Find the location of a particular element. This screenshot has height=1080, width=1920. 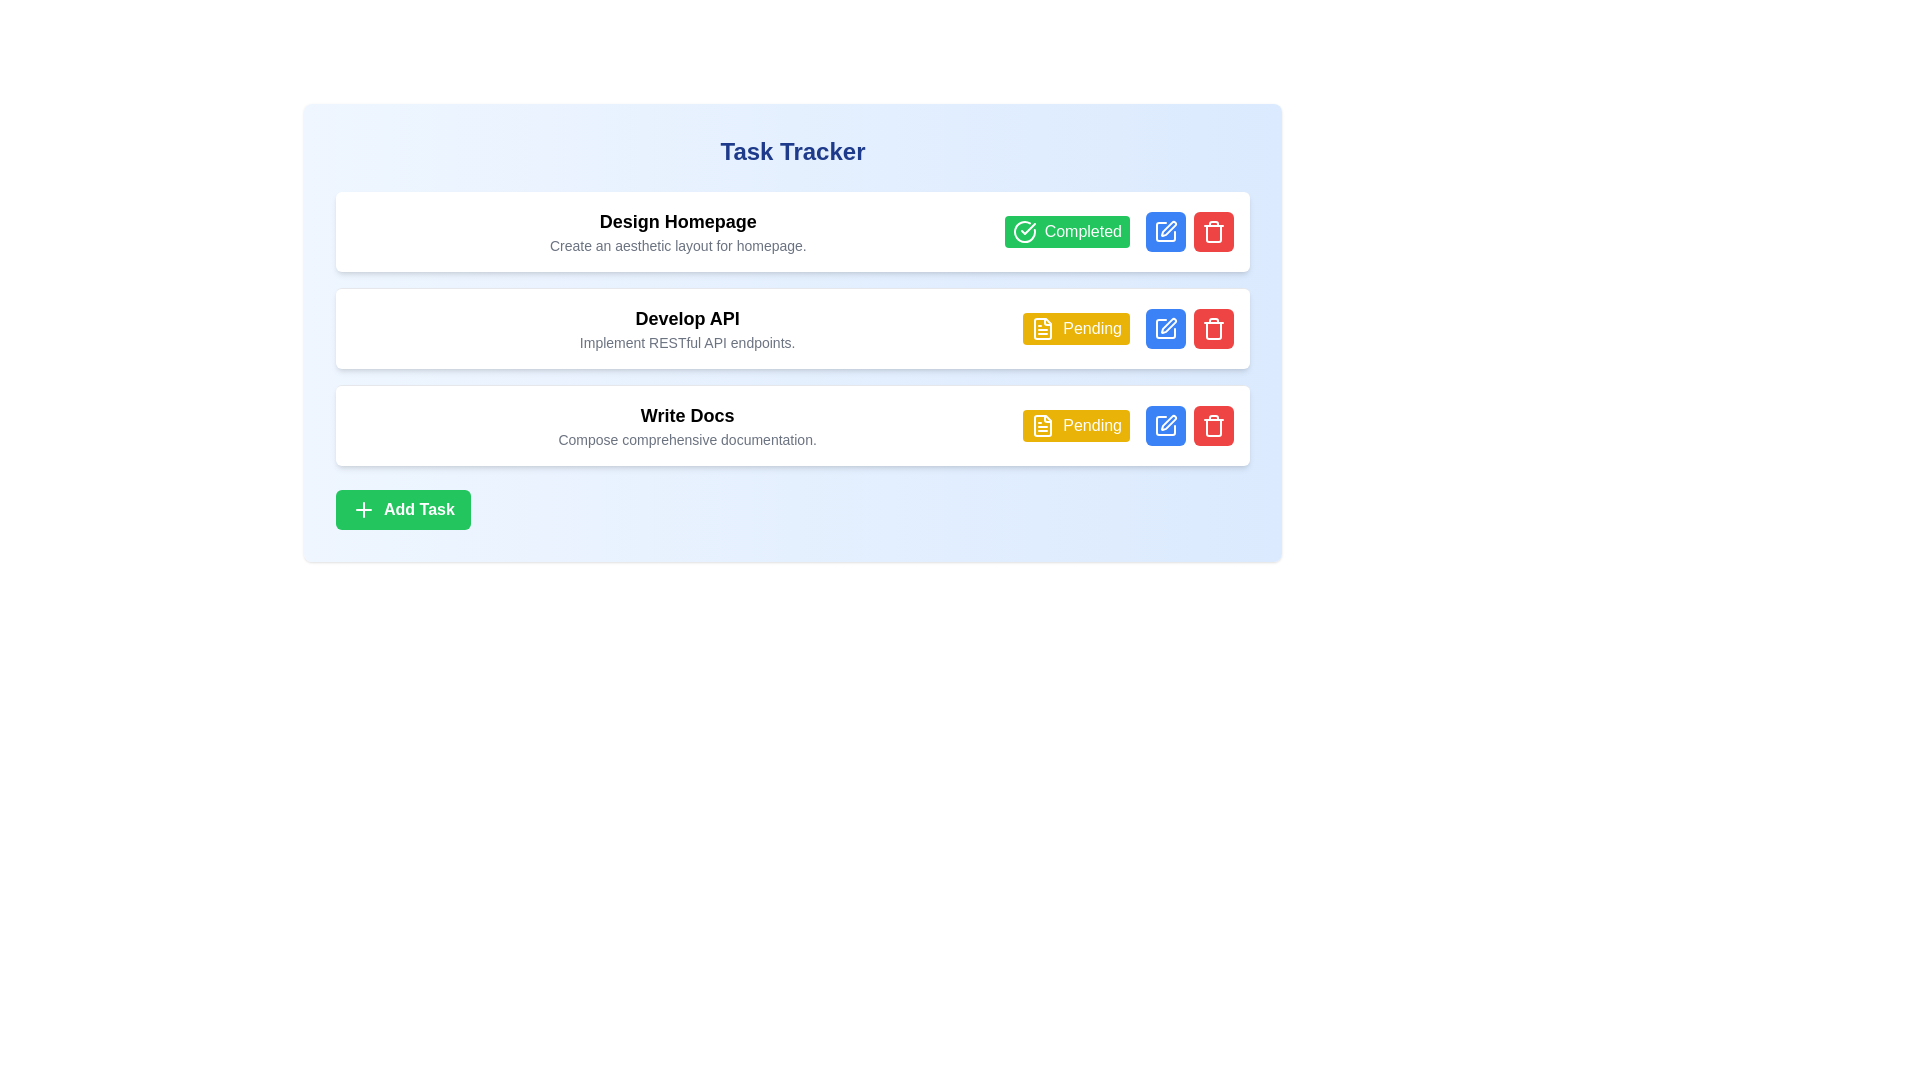

the 'Completed' button, which is a vibrant green rectangular button with rounded corners and white text, located in the topmost task row to the right of the task title and left of the blue 'Edit' button is located at coordinates (1066, 230).